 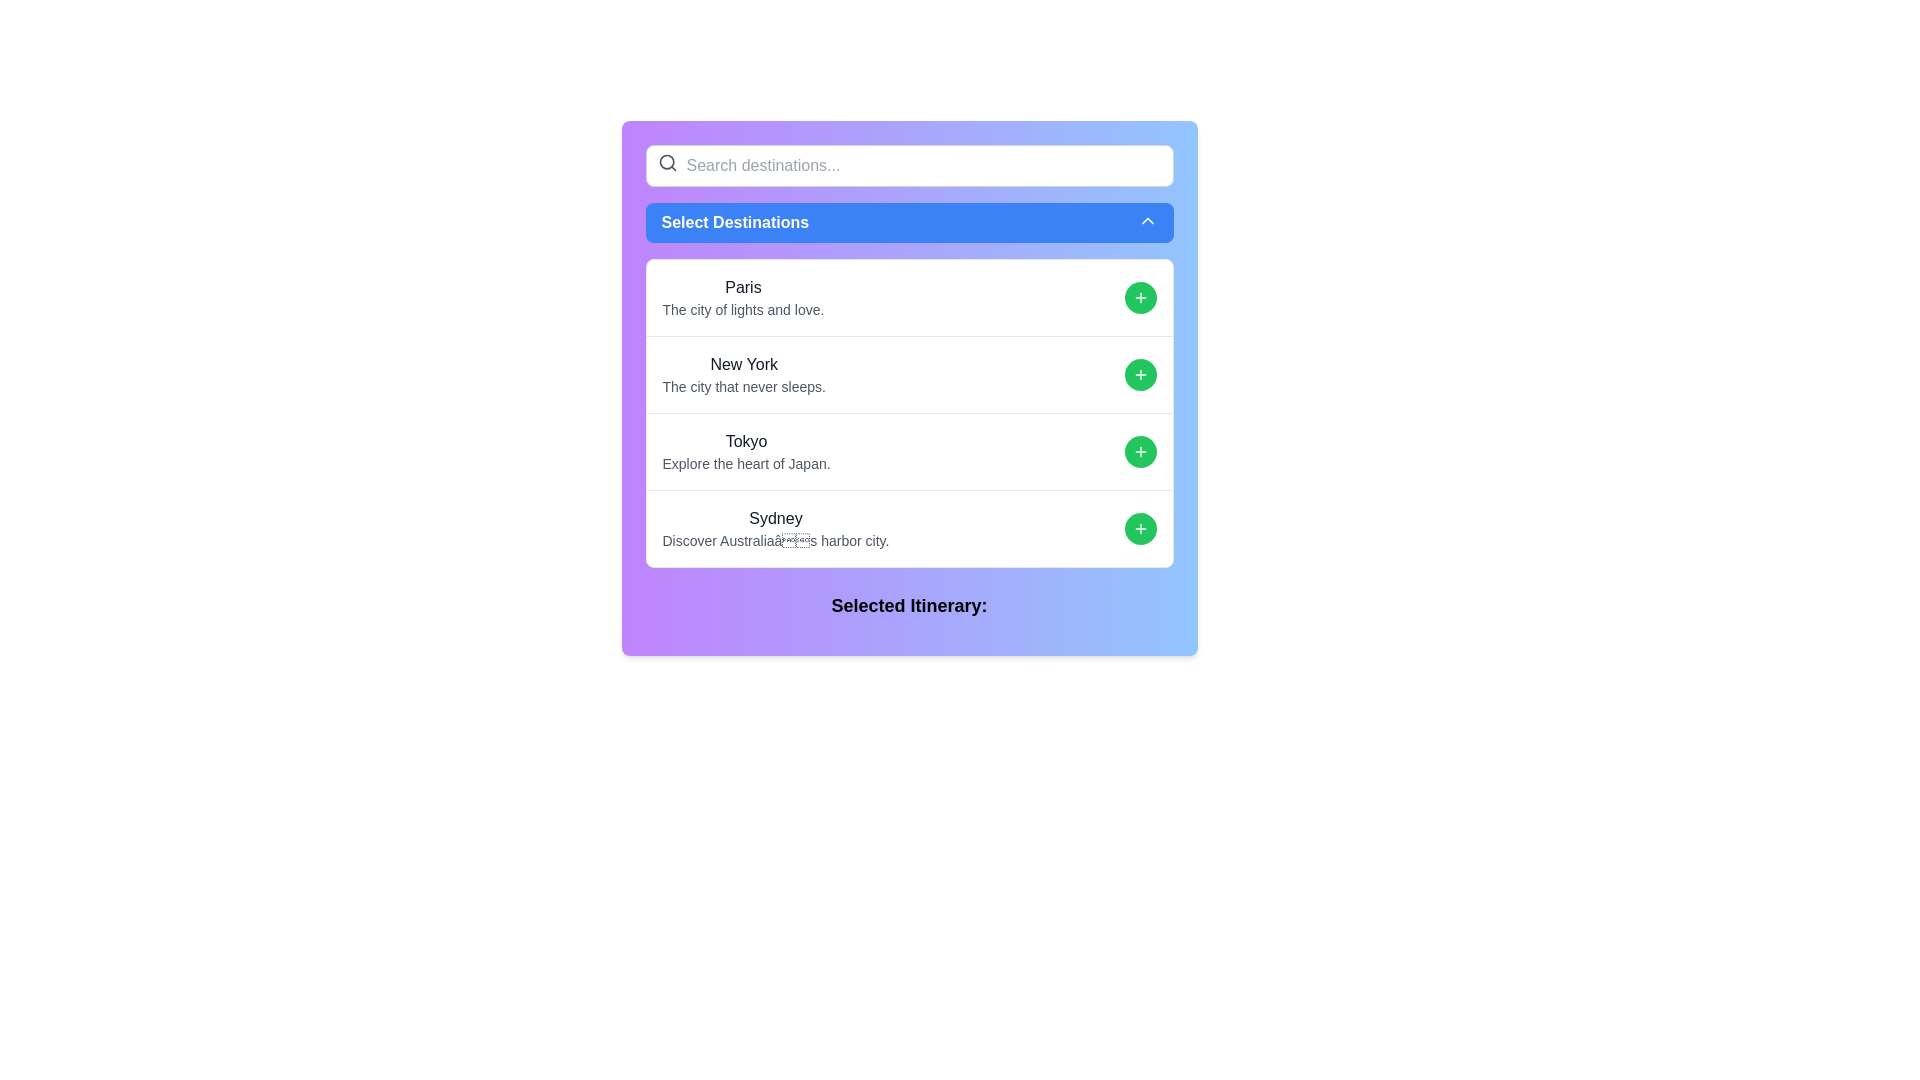 What do you see at coordinates (667, 161) in the screenshot?
I see `the search icon, which is a gray circular shape resembling a magnifying glass, located at the top-left corner of the input field before the placeholder text 'Search destinations...'` at bounding box center [667, 161].